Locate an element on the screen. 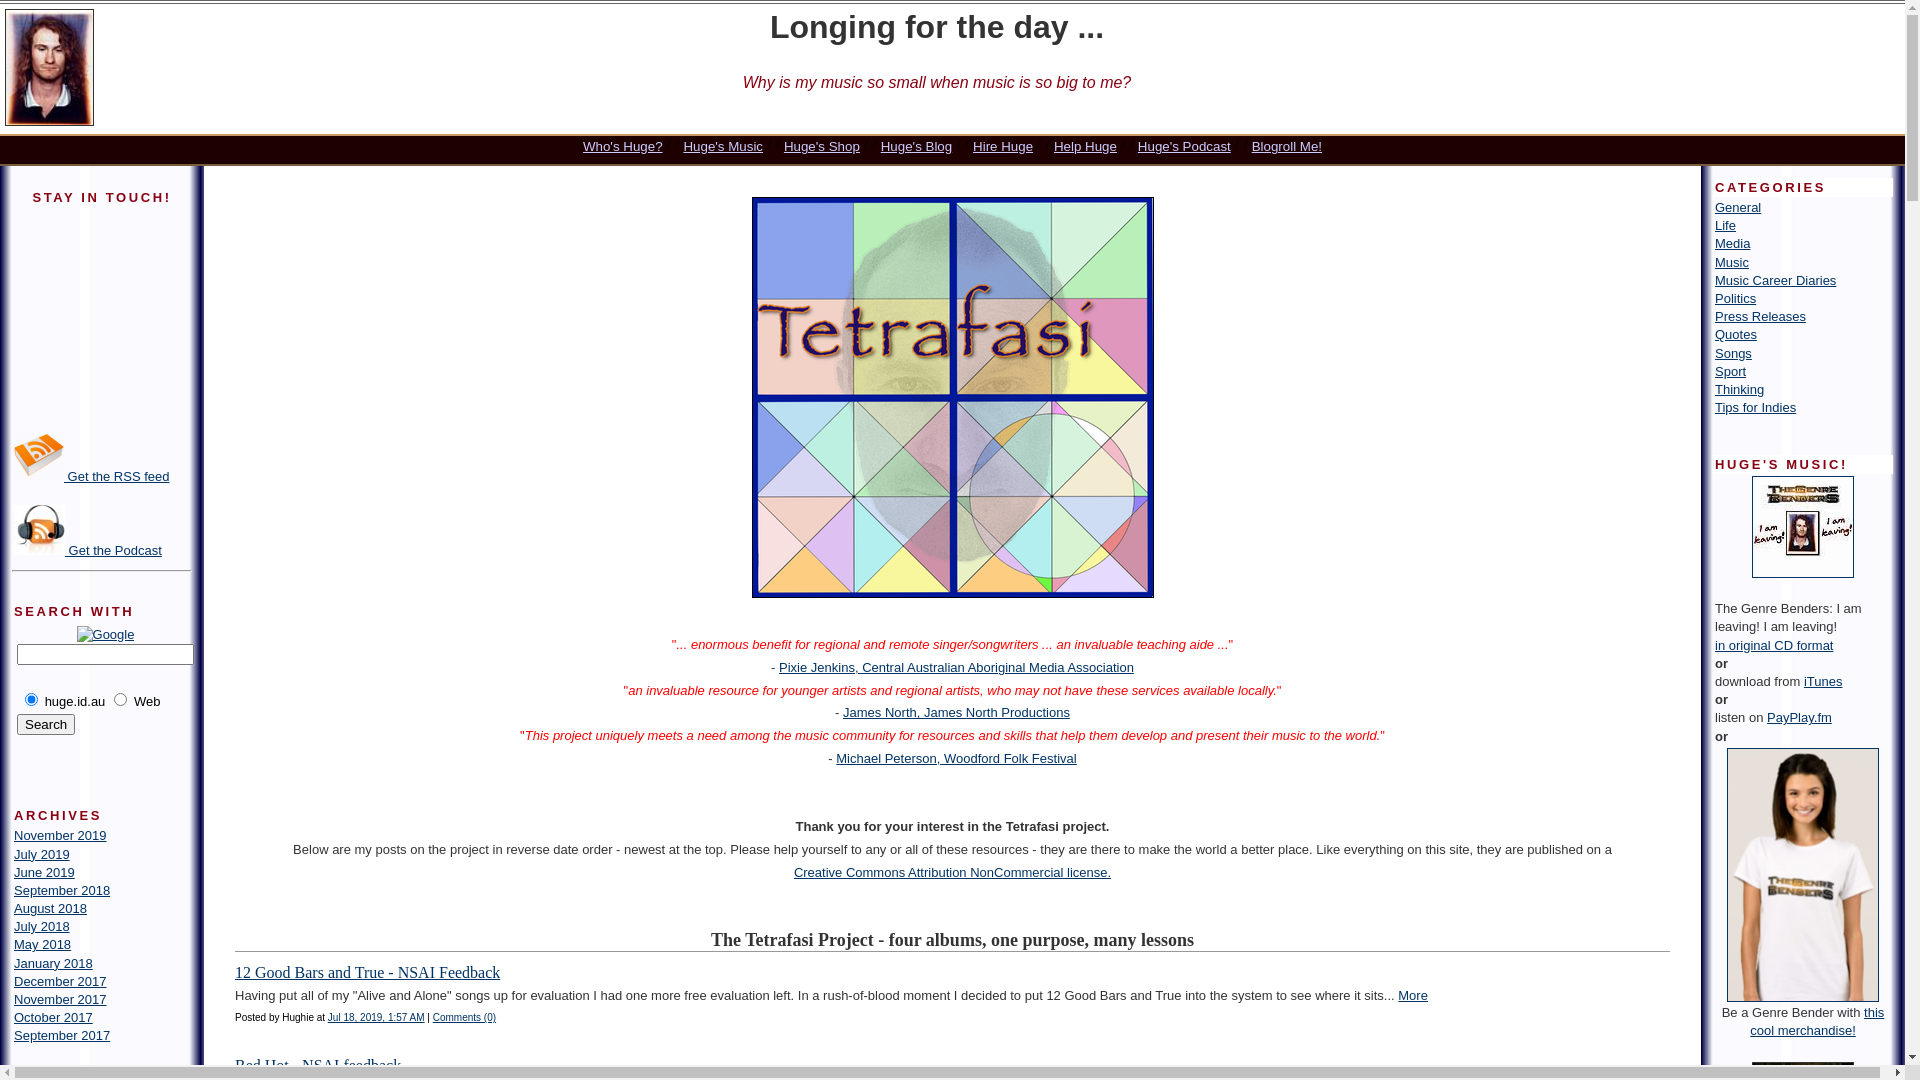 Image resolution: width=1920 pixels, height=1080 pixels. 'Red Hot - NSAI feedback' is located at coordinates (316, 1064).